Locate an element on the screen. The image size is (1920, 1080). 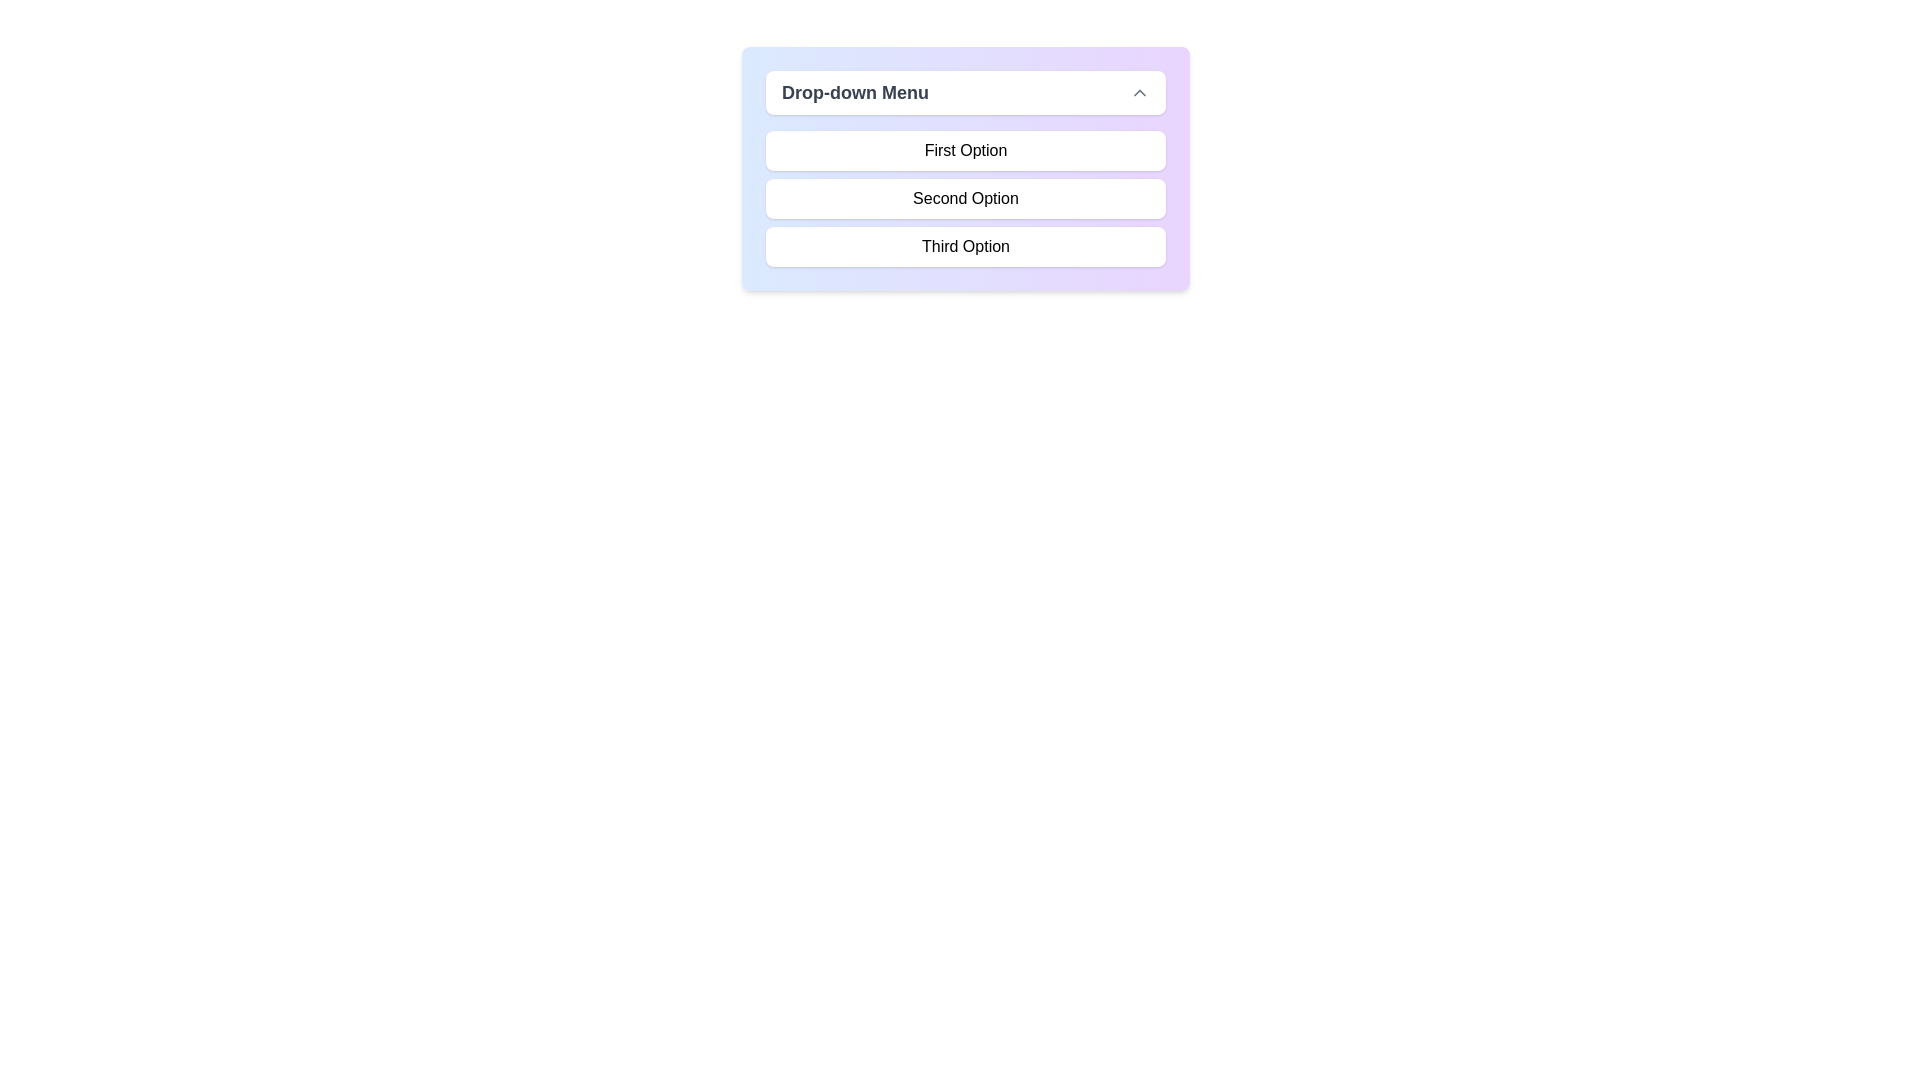
the 'Second Option' in the dropdown list, which is styled with rounded corners and a light background, located under the title 'Drop-down Menu' is located at coordinates (965, 199).